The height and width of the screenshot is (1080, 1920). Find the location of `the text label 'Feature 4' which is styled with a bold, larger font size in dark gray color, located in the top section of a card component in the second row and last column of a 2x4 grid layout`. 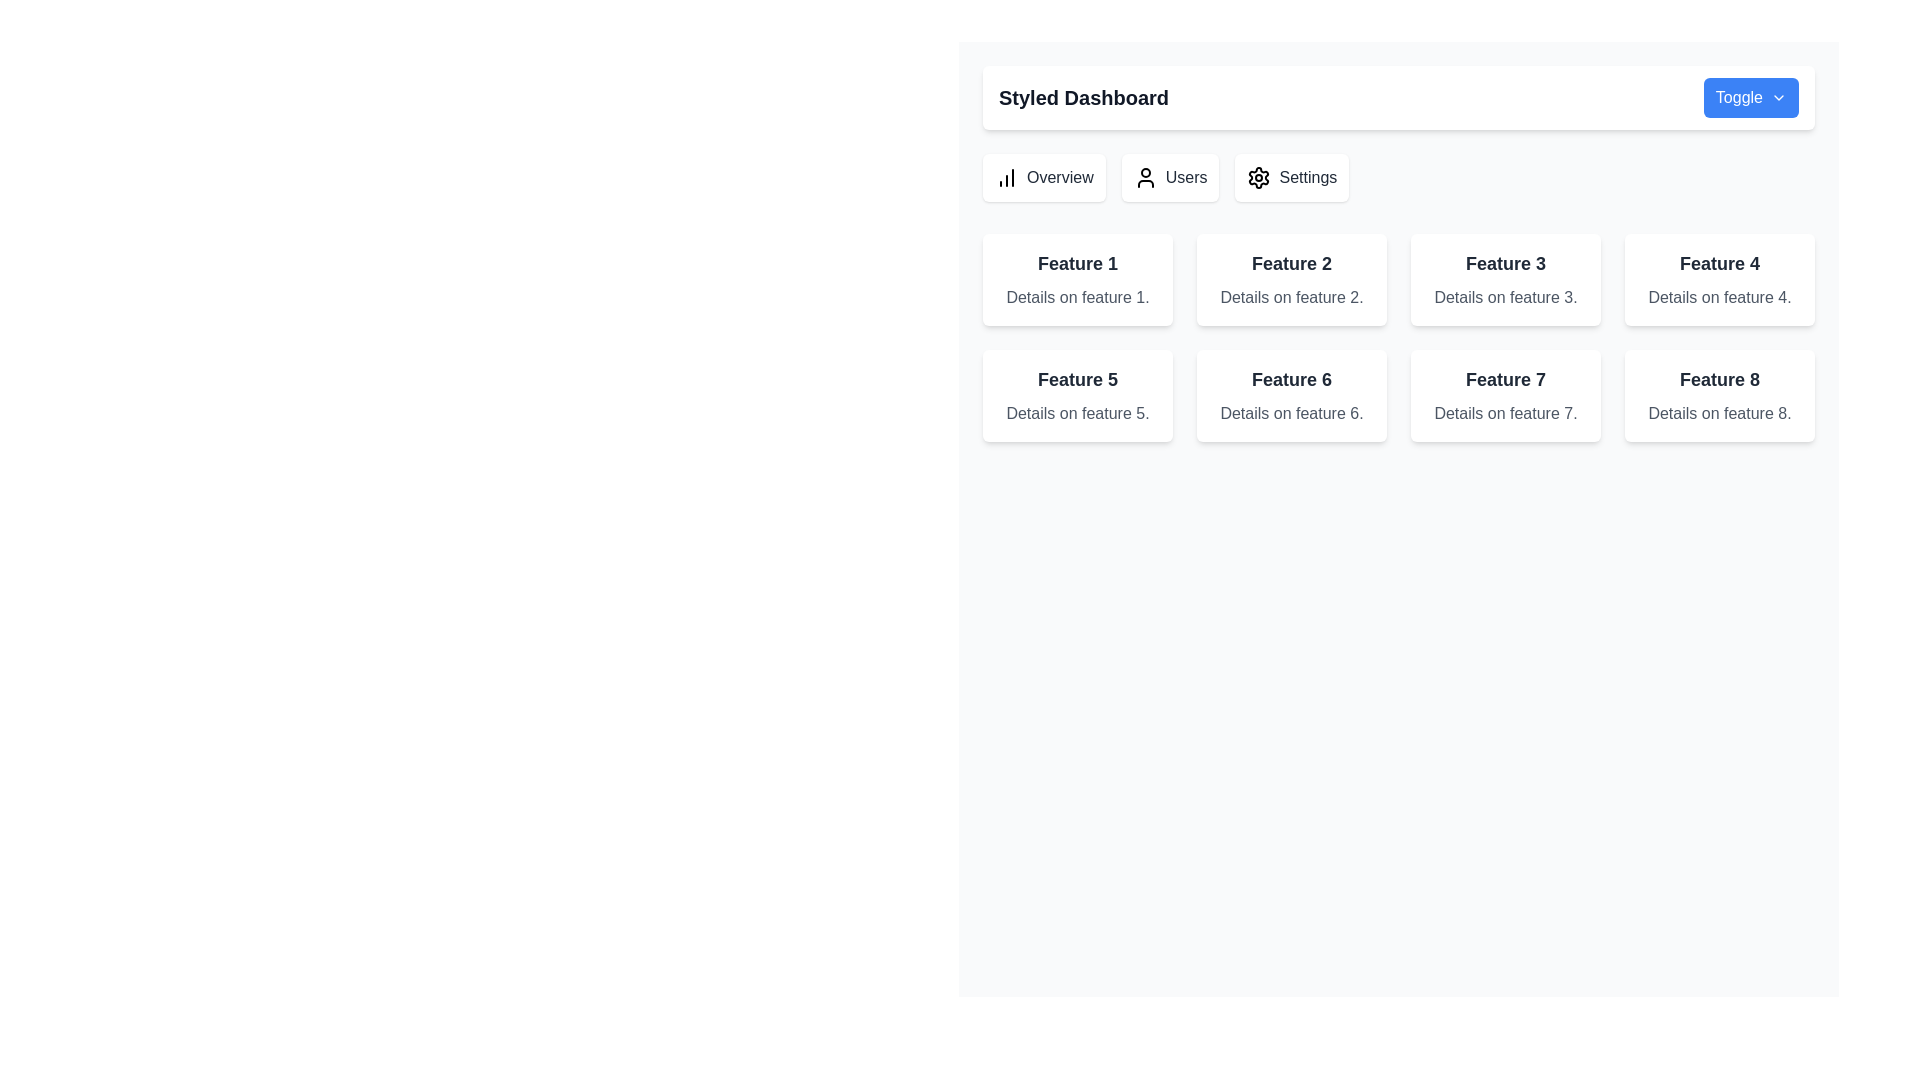

the text label 'Feature 4' which is styled with a bold, larger font size in dark gray color, located in the top section of a card component in the second row and last column of a 2x4 grid layout is located at coordinates (1718, 262).